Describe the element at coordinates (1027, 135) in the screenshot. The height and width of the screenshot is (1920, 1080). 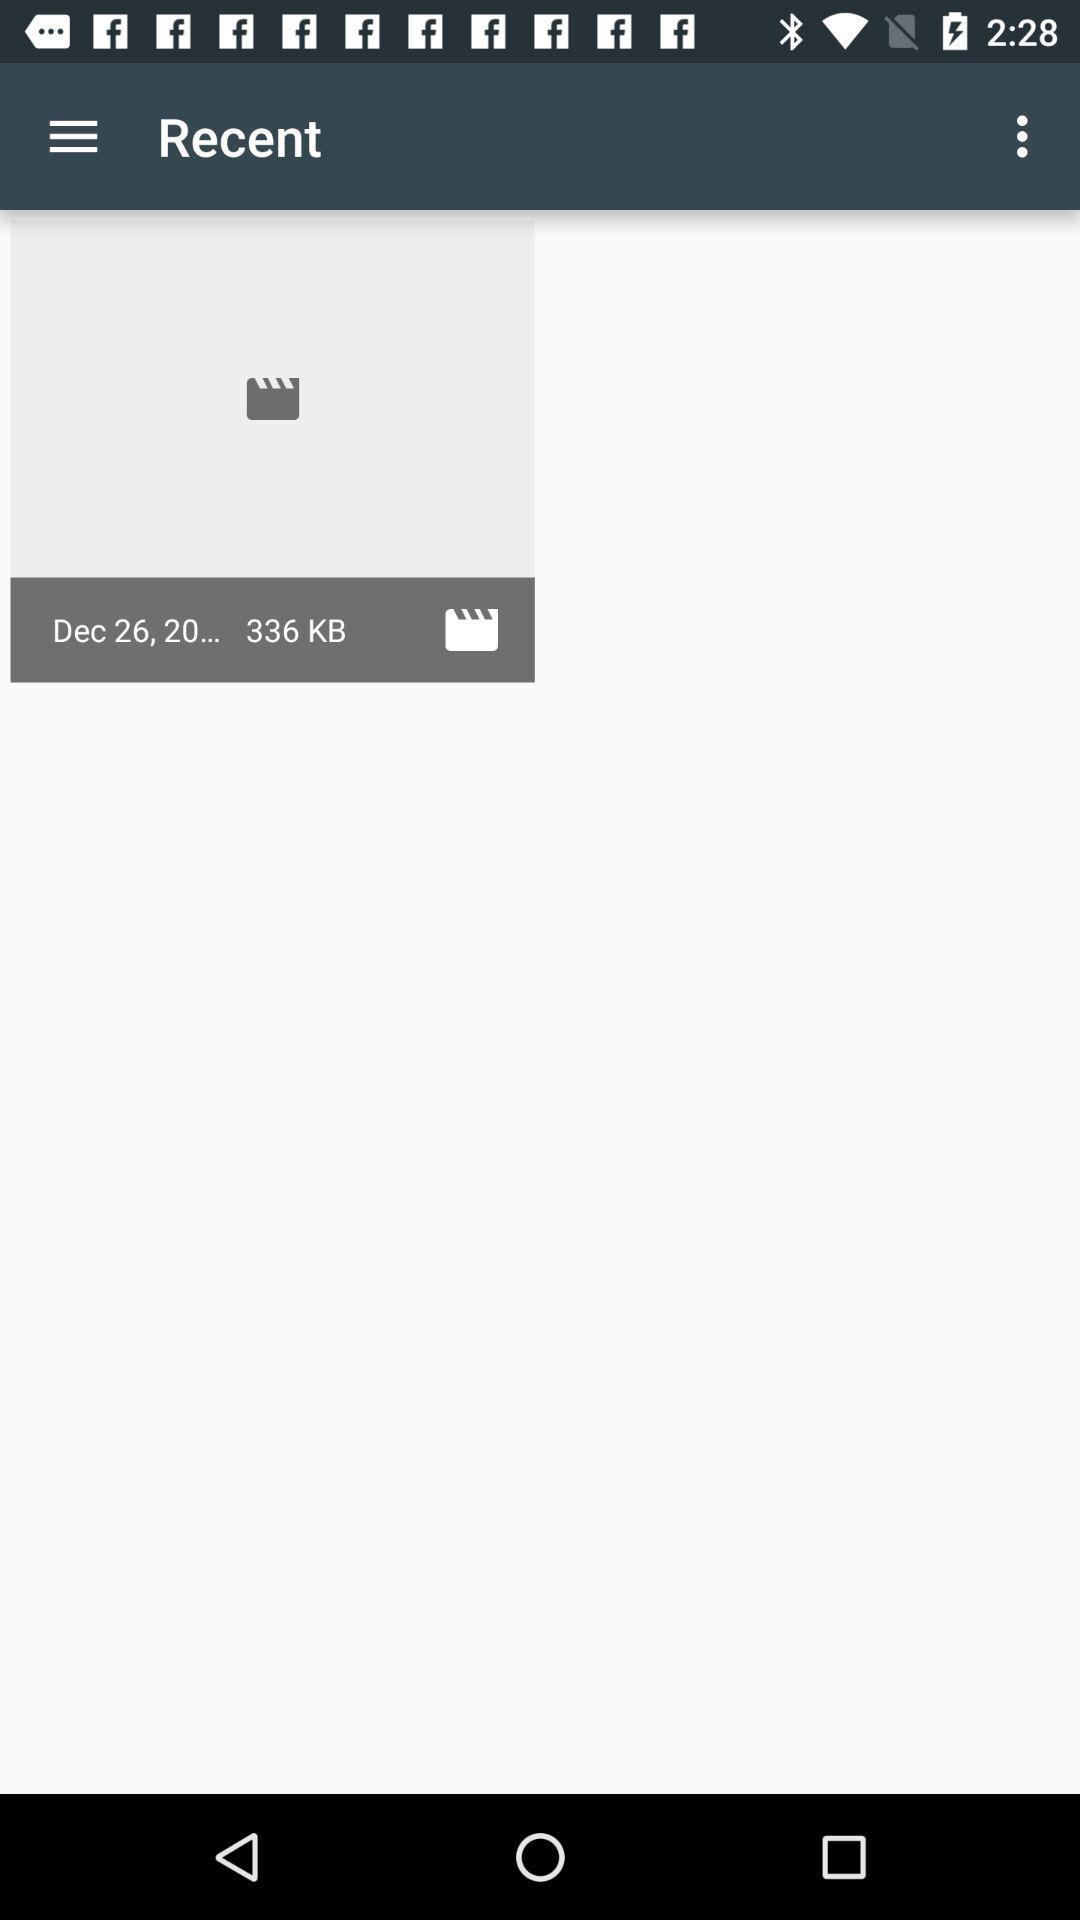
I see `app next to recent icon` at that location.